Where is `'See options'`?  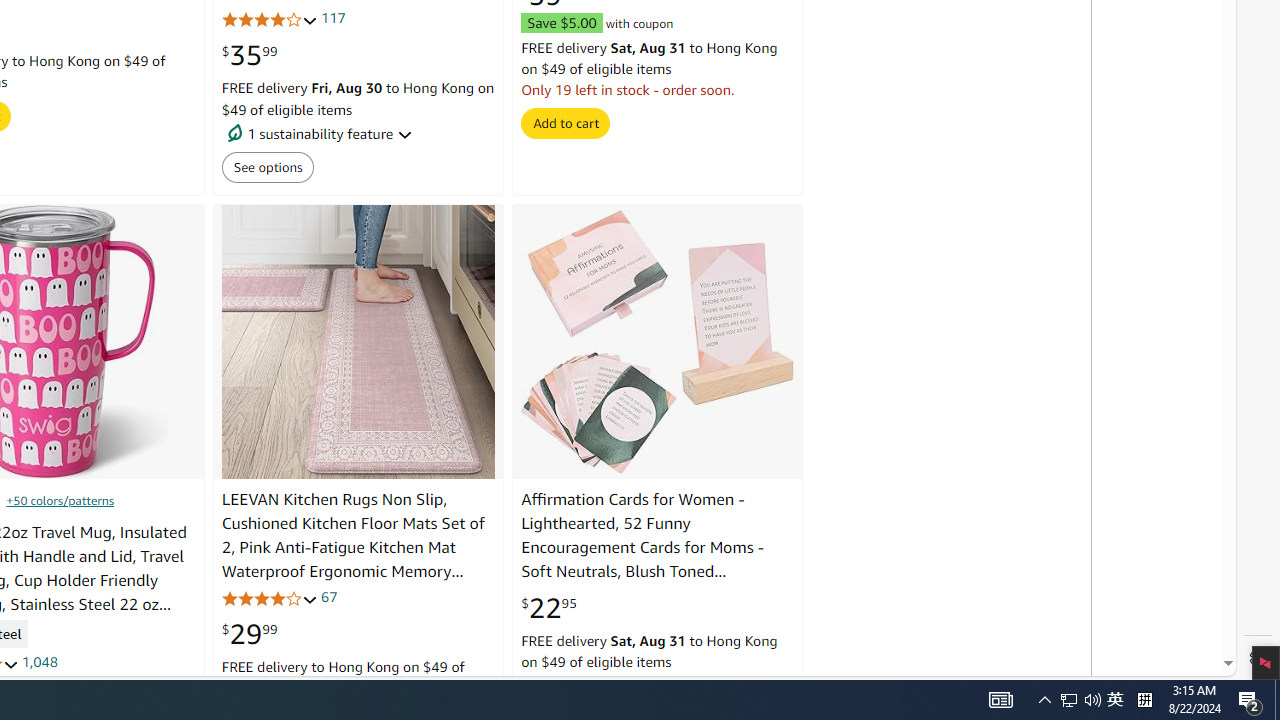
'See options' is located at coordinates (266, 166).